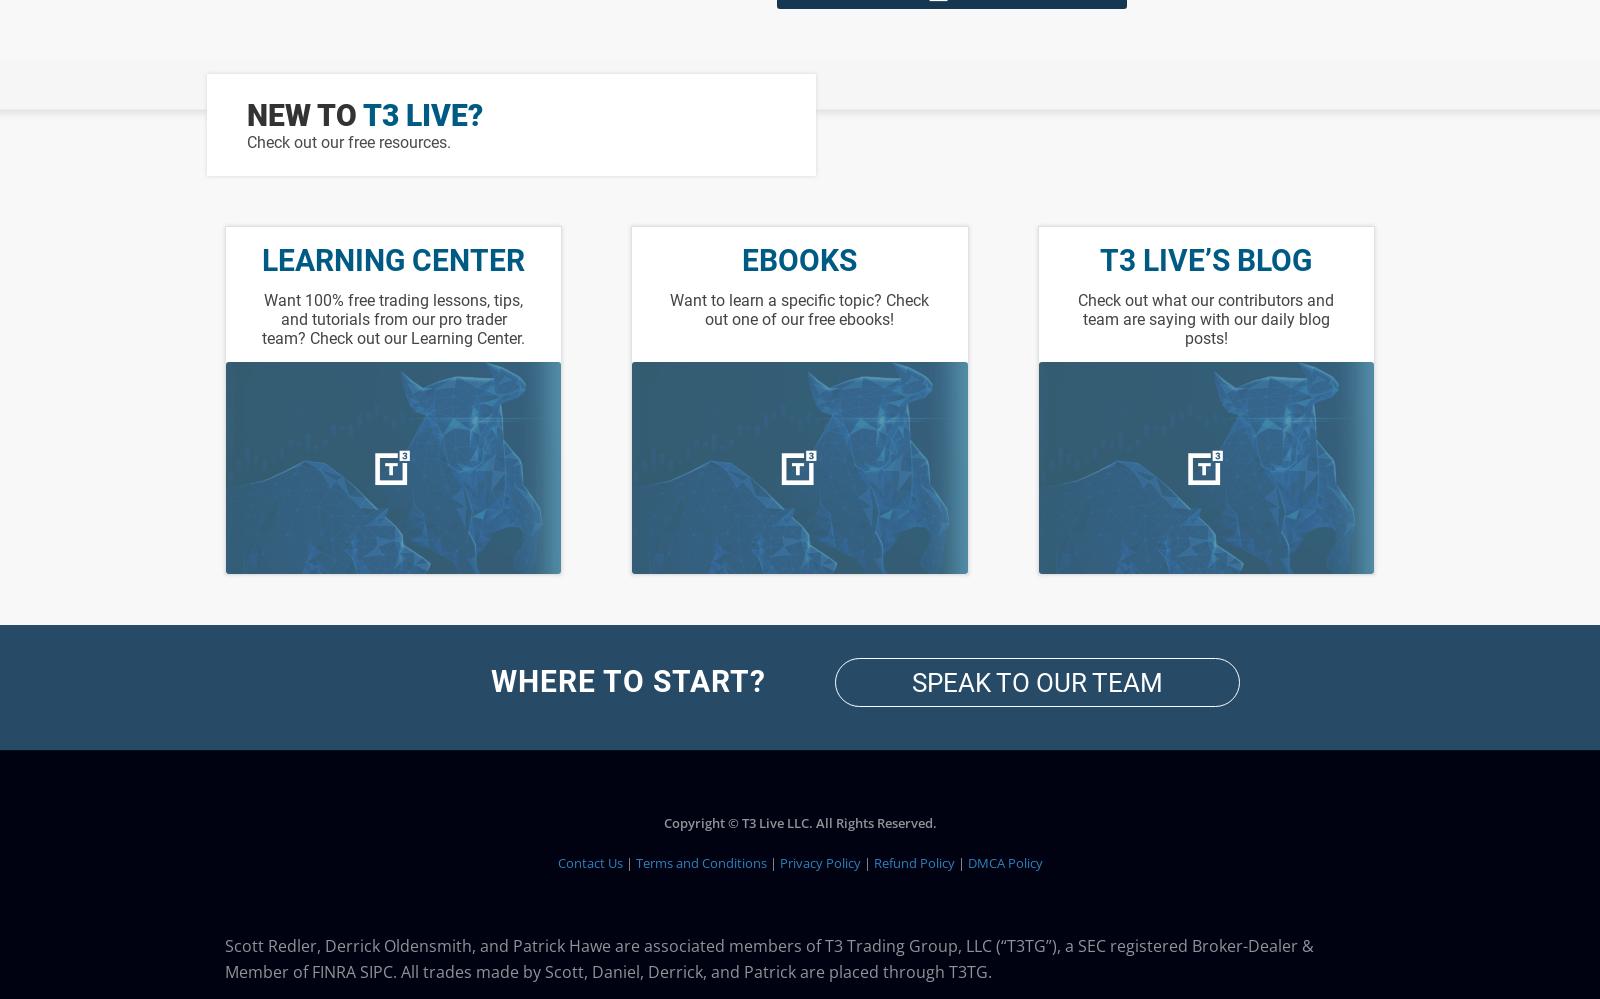 This screenshot has width=1600, height=999. Describe the element at coordinates (588, 862) in the screenshot. I see `'Contact Us'` at that location.